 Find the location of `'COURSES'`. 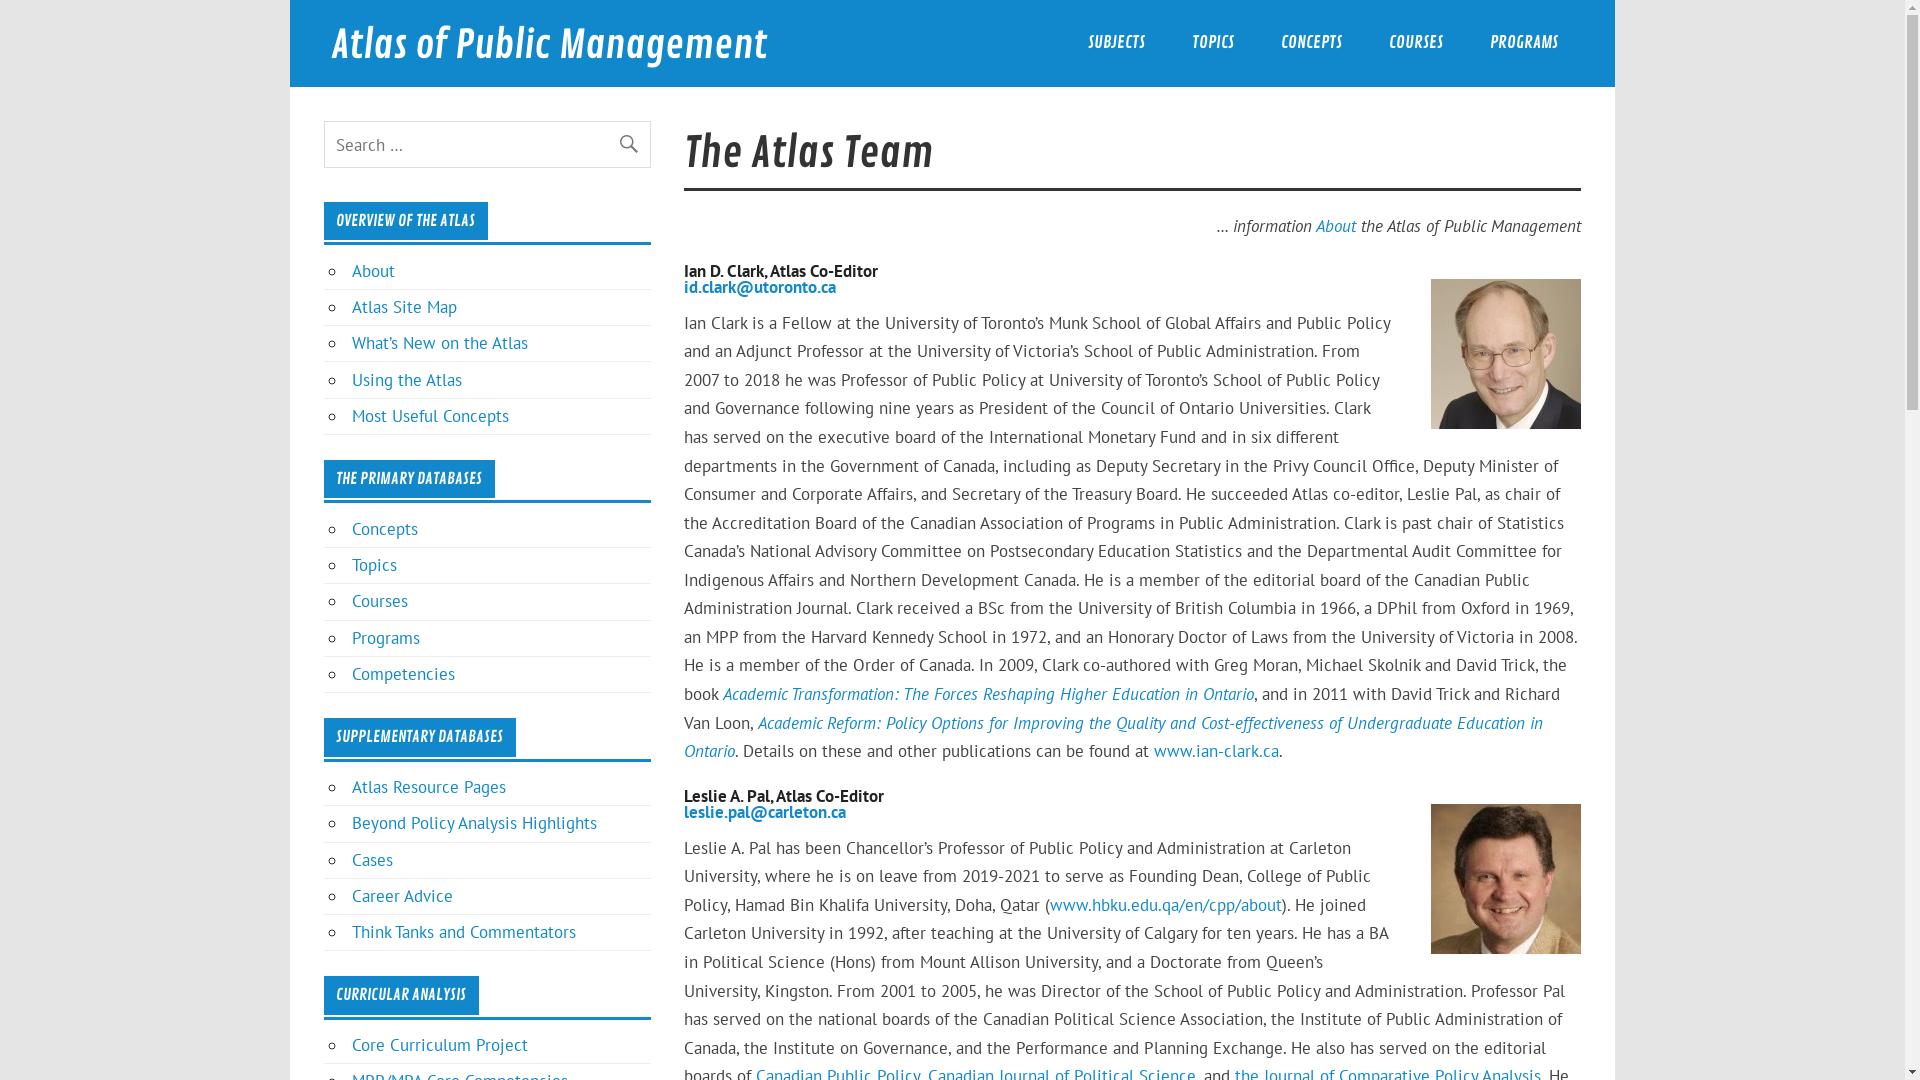

'COURSES' is located at coordinates (1414, 43).